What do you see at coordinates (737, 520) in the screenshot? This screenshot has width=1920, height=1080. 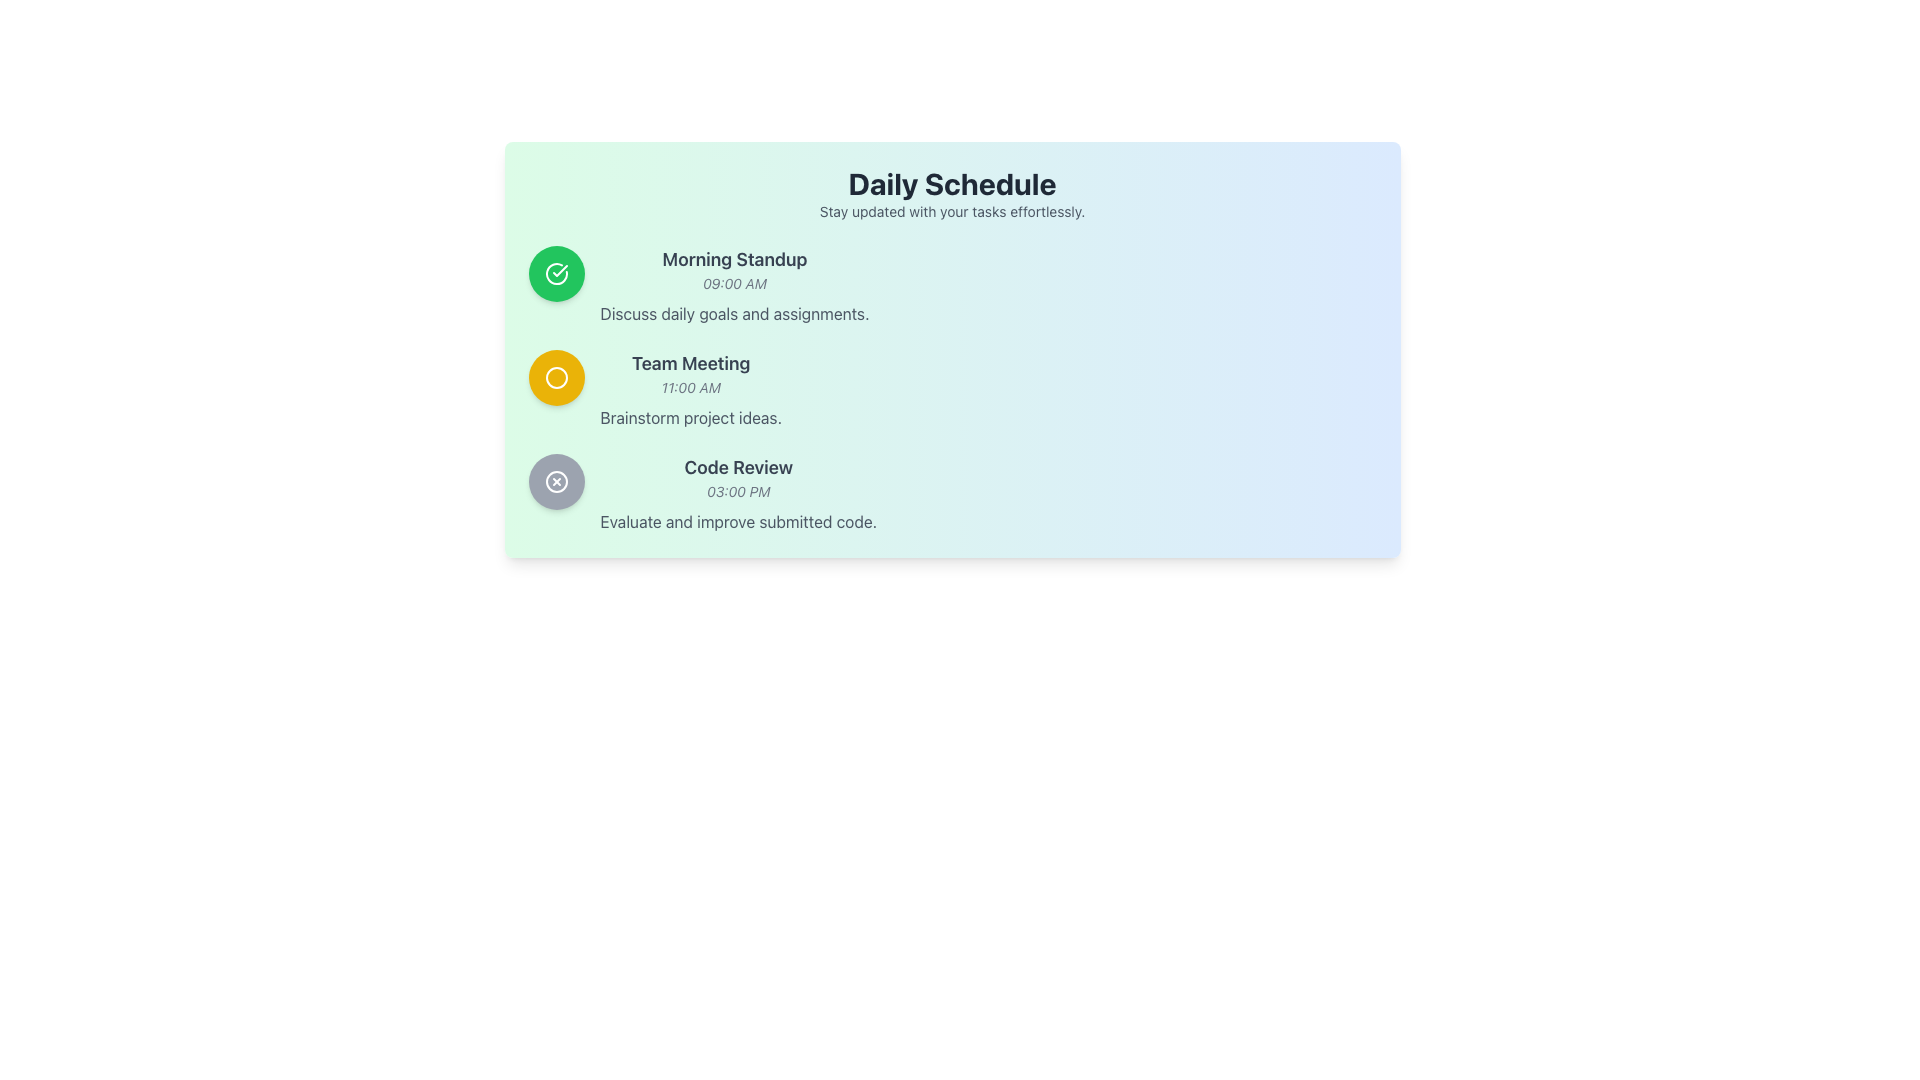 I see `the text element that reads 'Evaluate and improve submitted code.' located at the bottom of the 'Code Review' section in the 'Daily Schedule' interface` at bounding box center [737, 520].